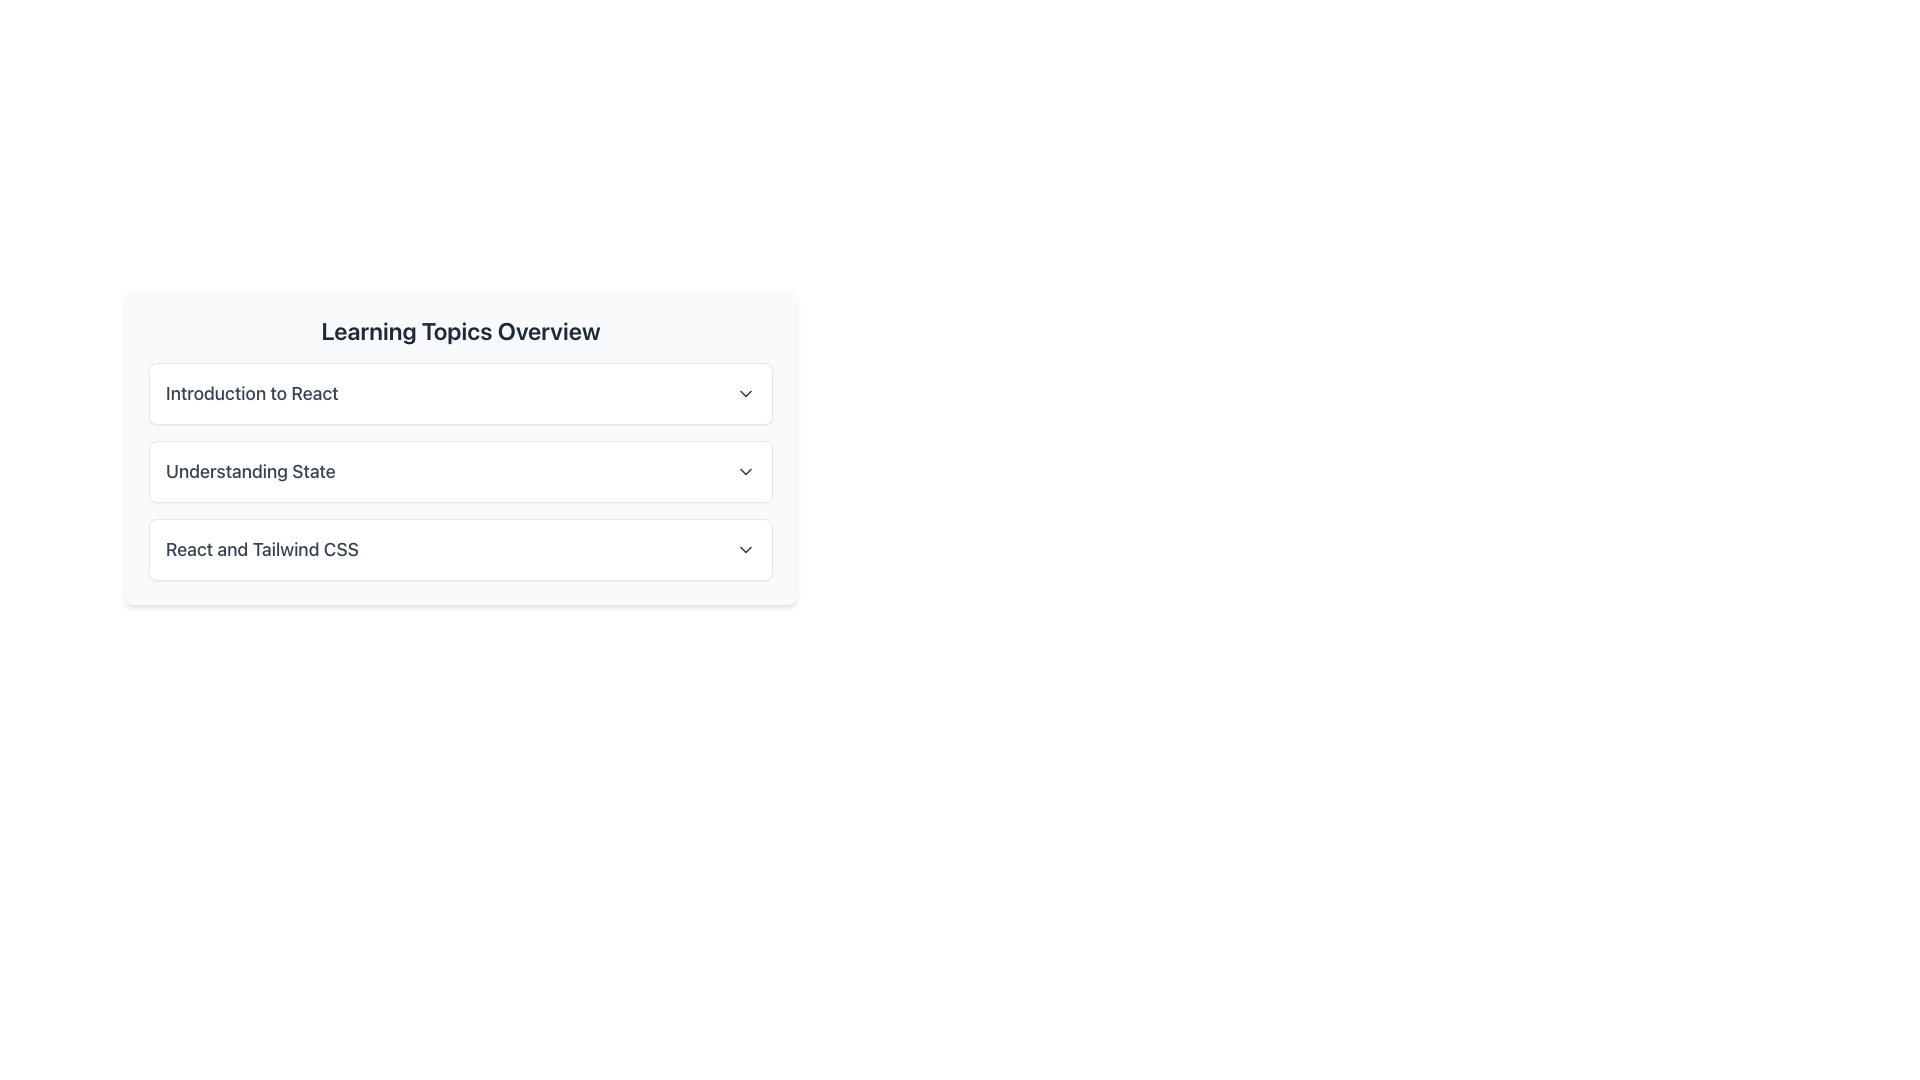 Image resolution: width=1920 pixels, height=1080 pixels. What do you see at coordinates (744, 393) in the screenshot?
I see `the downwards chevron icon at the far-right side of the row labeled 'Introduction to React'` at bounding box center [744, 393].